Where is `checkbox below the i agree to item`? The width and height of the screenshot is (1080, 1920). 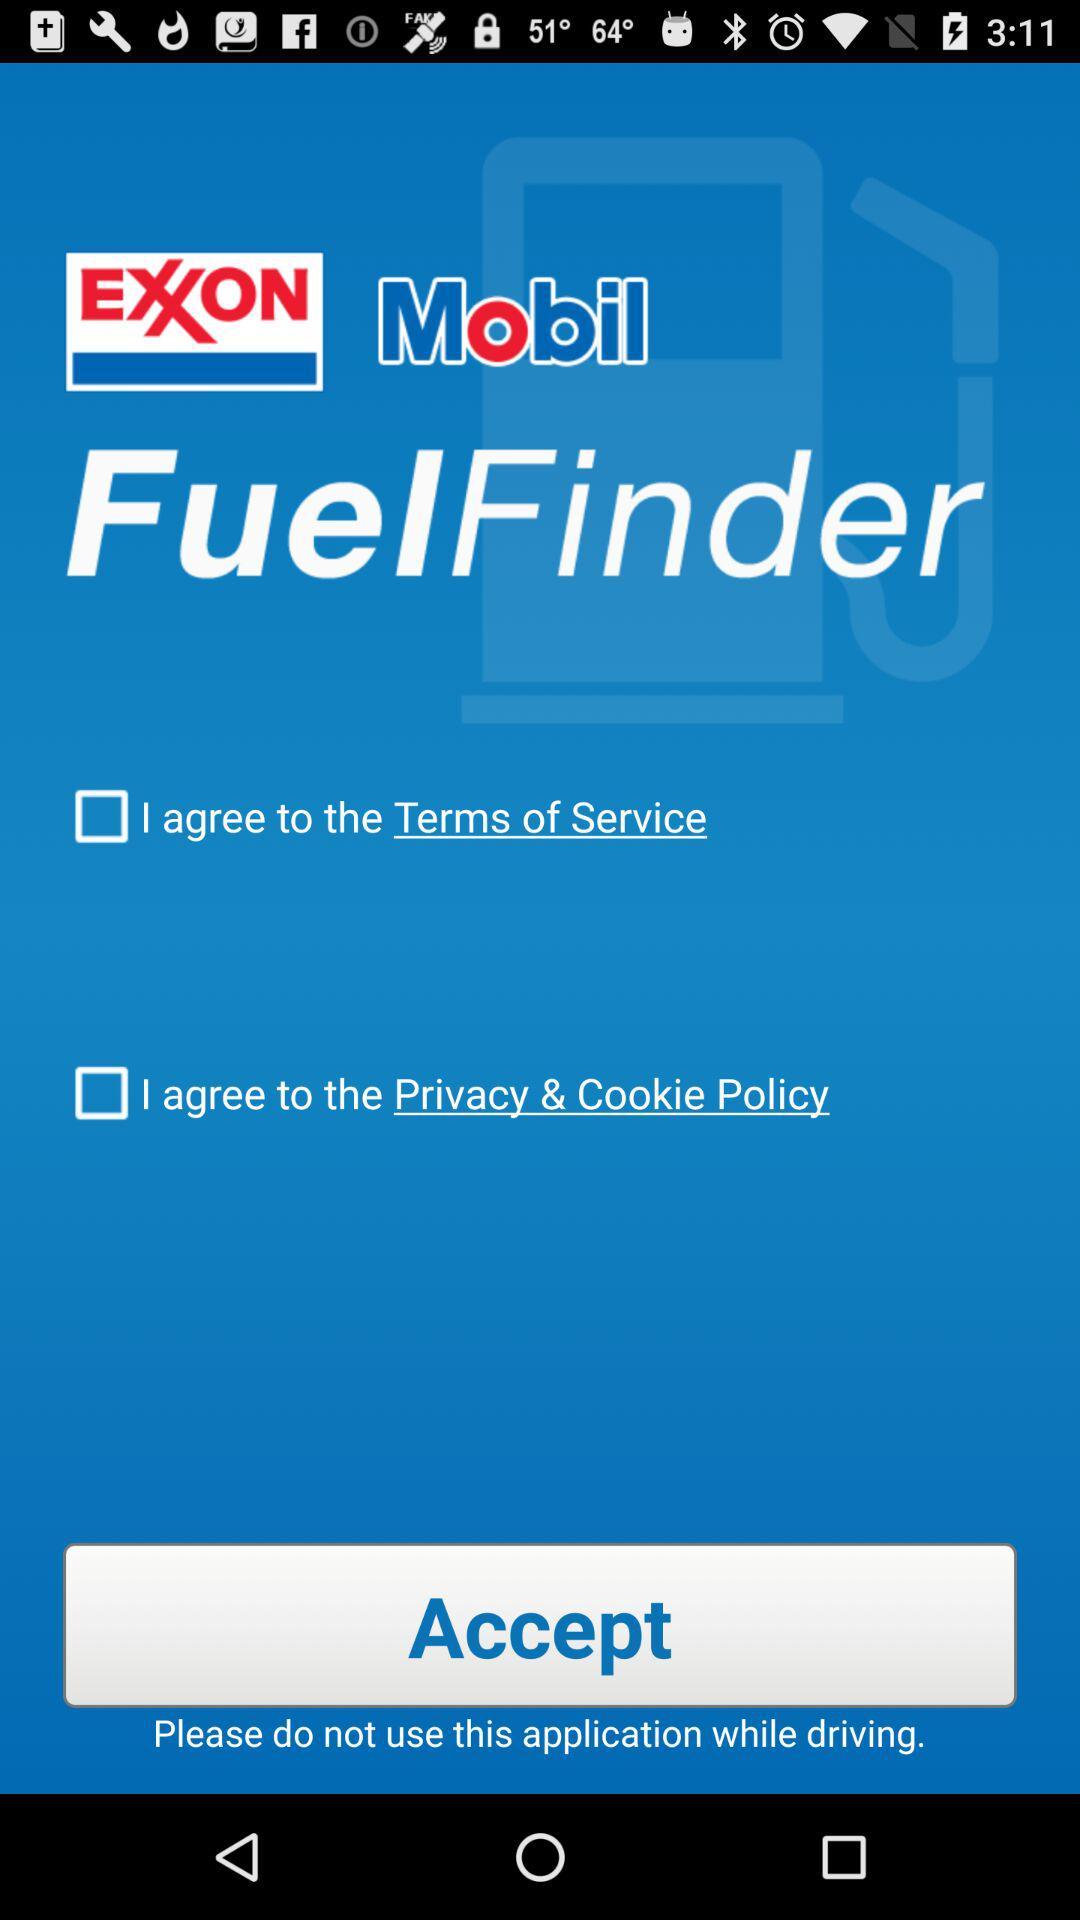
checkbox below the i agree to item is located at coordinates (605, 1091).